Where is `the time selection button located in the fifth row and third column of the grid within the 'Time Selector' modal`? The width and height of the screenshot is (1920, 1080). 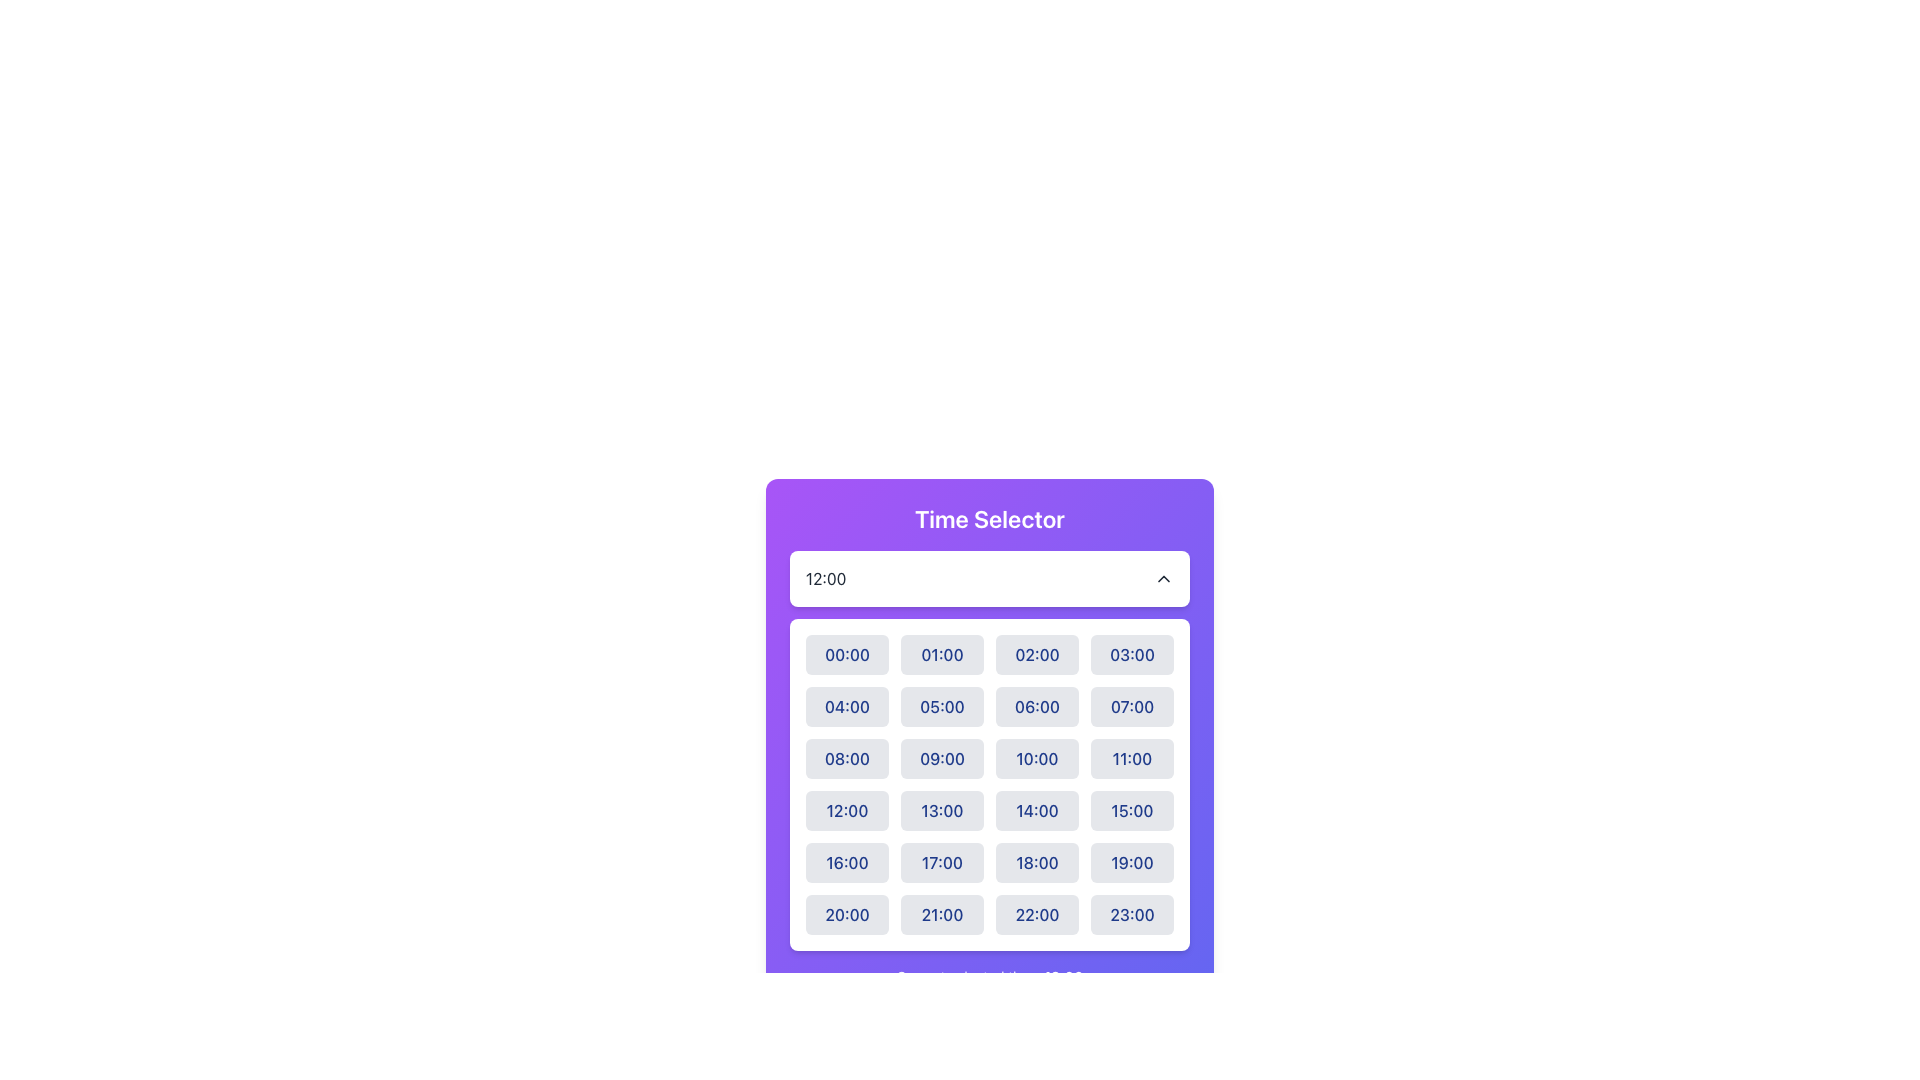 the time selection button located in the fifth row and third column of the grid within the 'Time Selector' modal is located at coordinates (1037, 862).